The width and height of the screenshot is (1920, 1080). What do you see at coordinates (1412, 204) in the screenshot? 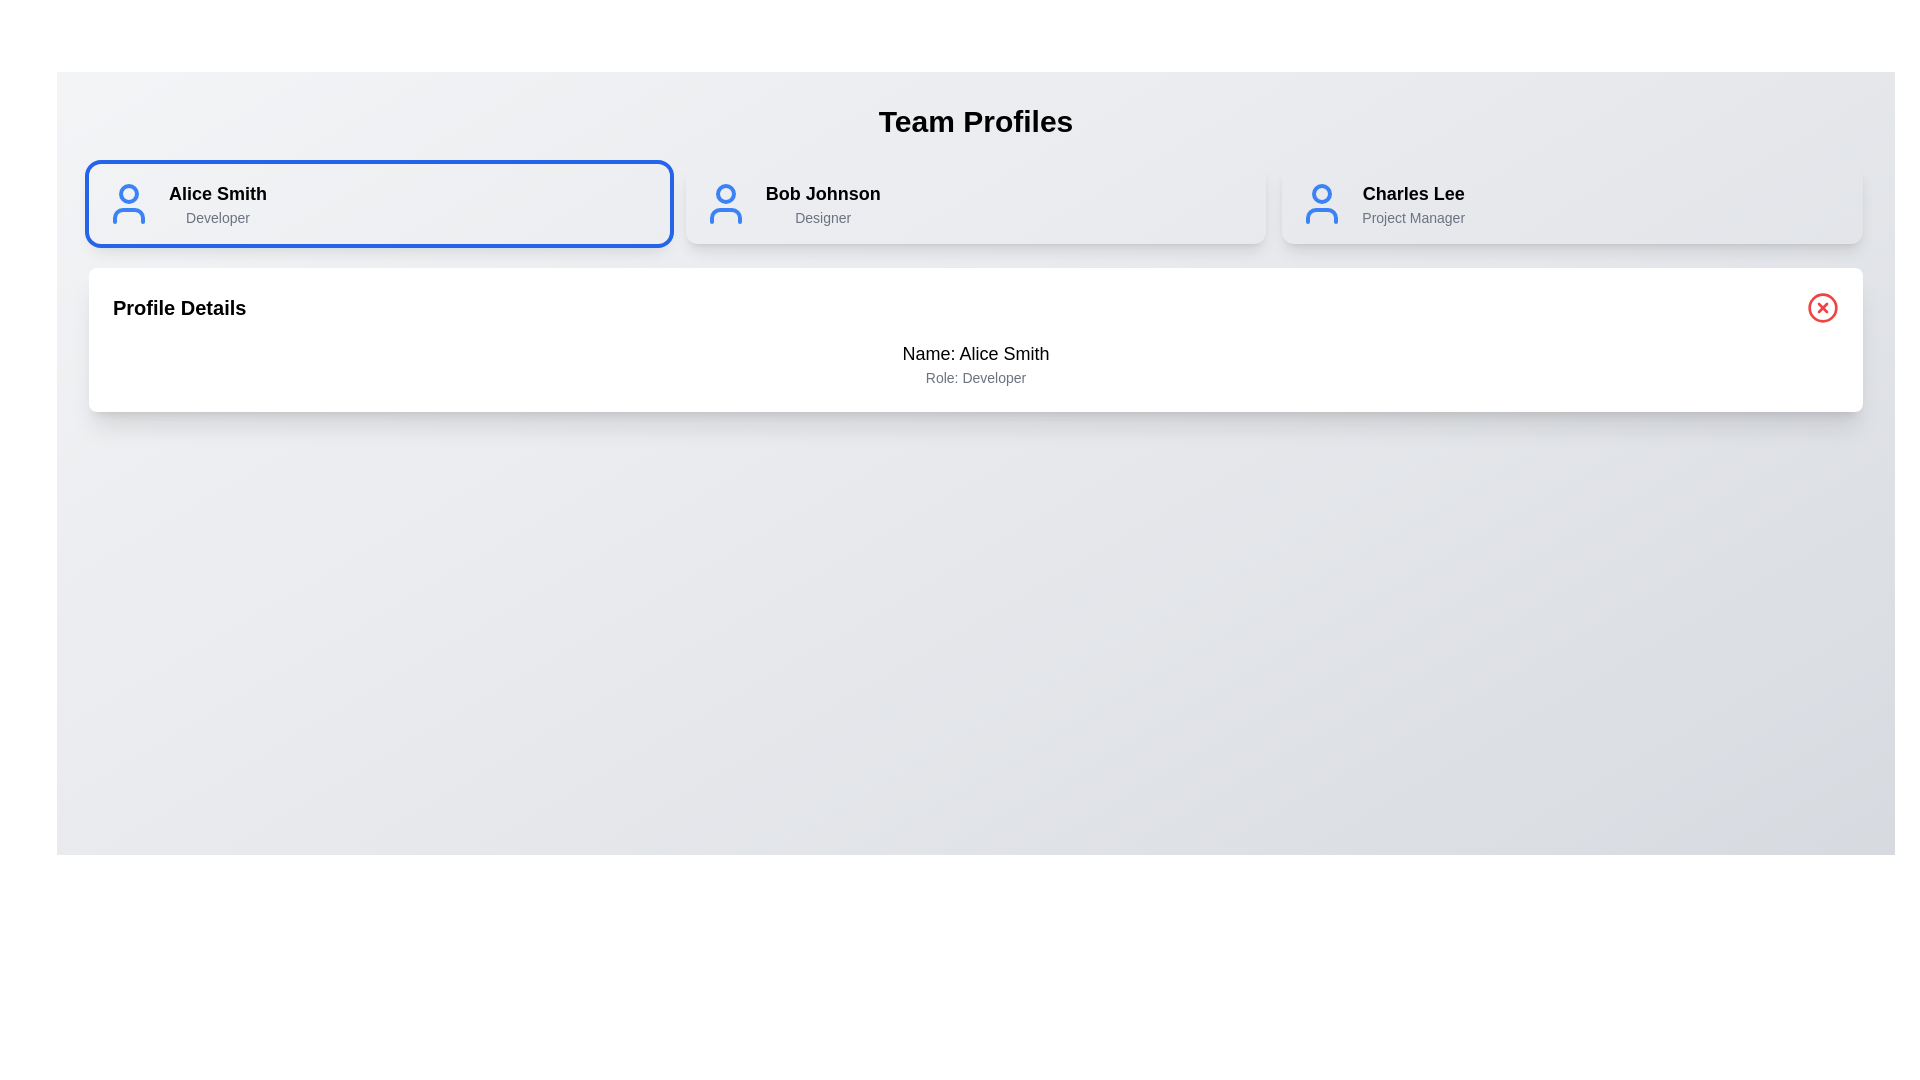
I see `displayed information from the Text label that conveys the name and job title of a team member, positioned on the rightmost side of a group of user profile components under 'Team Profiles'` at bounding box center [1412, 204].